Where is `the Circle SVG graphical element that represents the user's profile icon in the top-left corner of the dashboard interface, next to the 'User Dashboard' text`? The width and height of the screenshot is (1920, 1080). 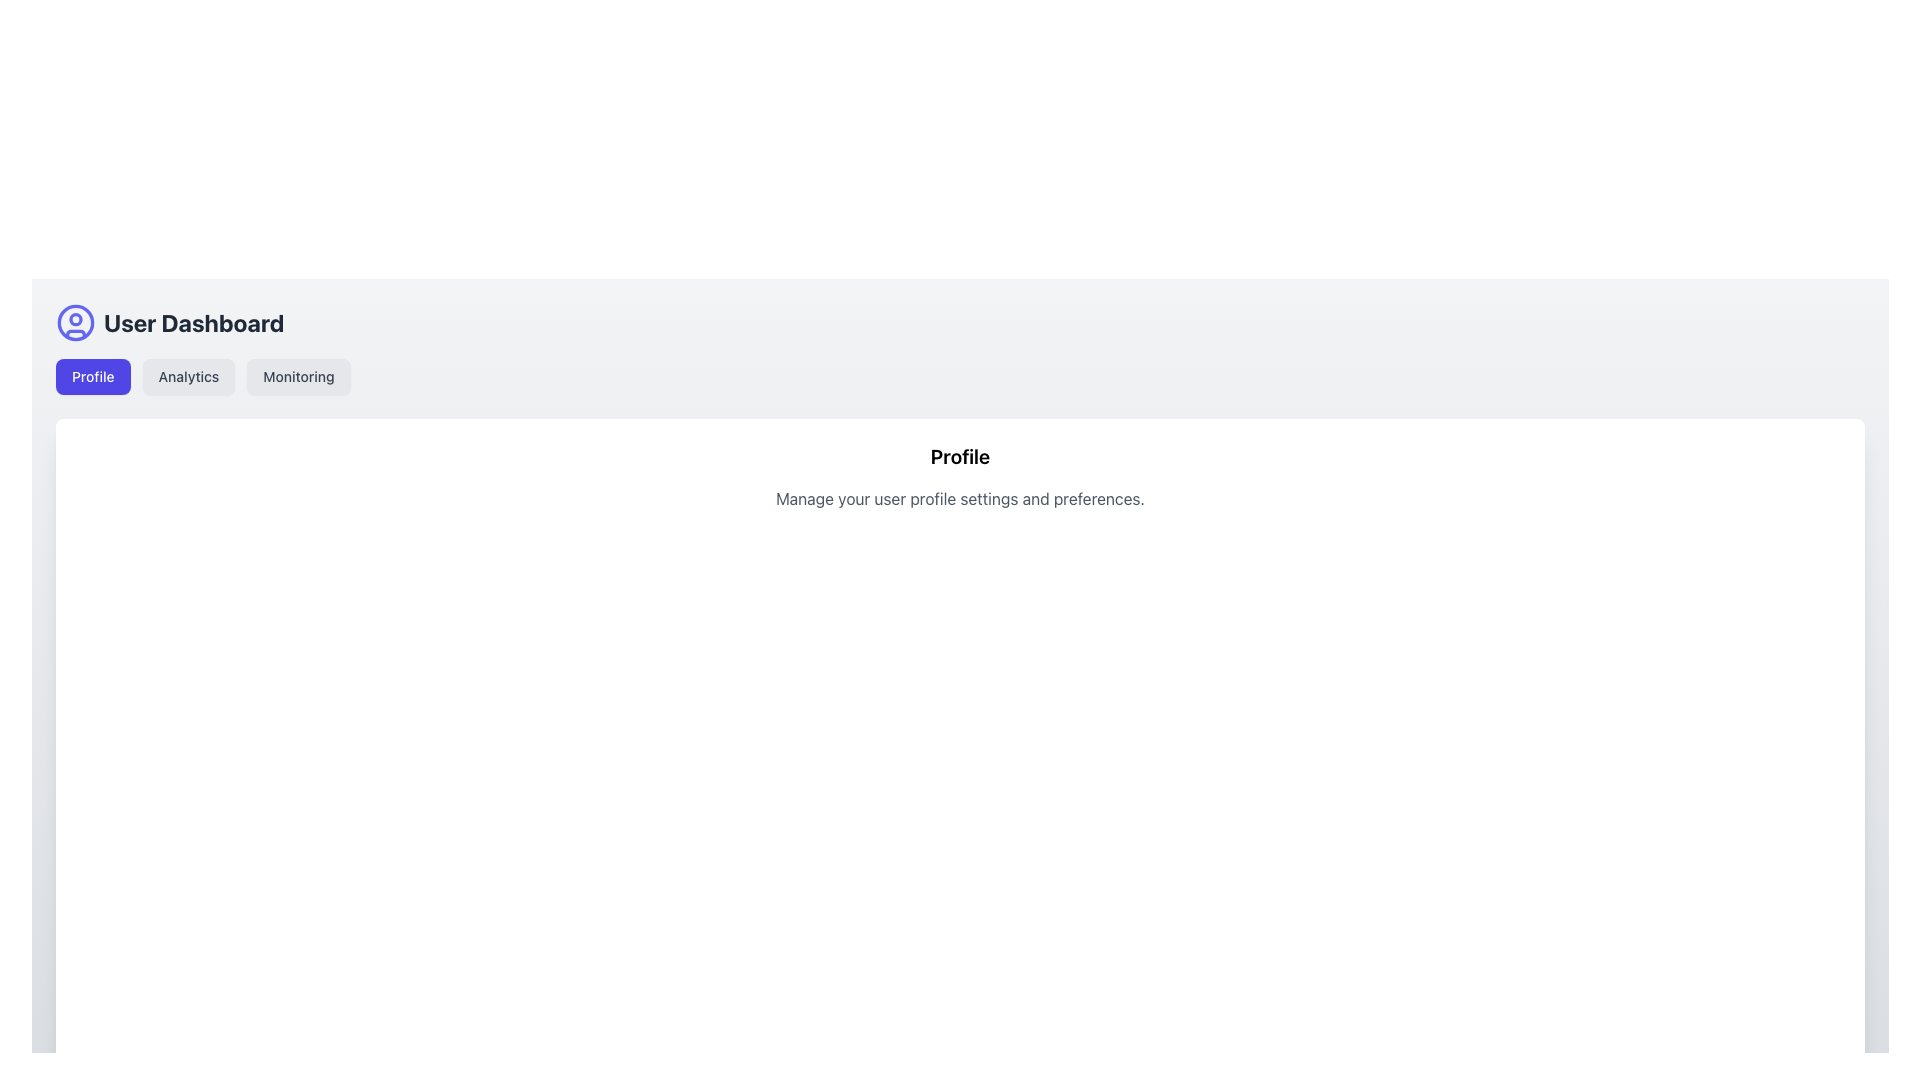 the Circle SVG graphical element that represents the user's profile icon in the top-left corner of the dashboard interface, next to the 'User Dashboard' text is located at coordinates (76, 318).